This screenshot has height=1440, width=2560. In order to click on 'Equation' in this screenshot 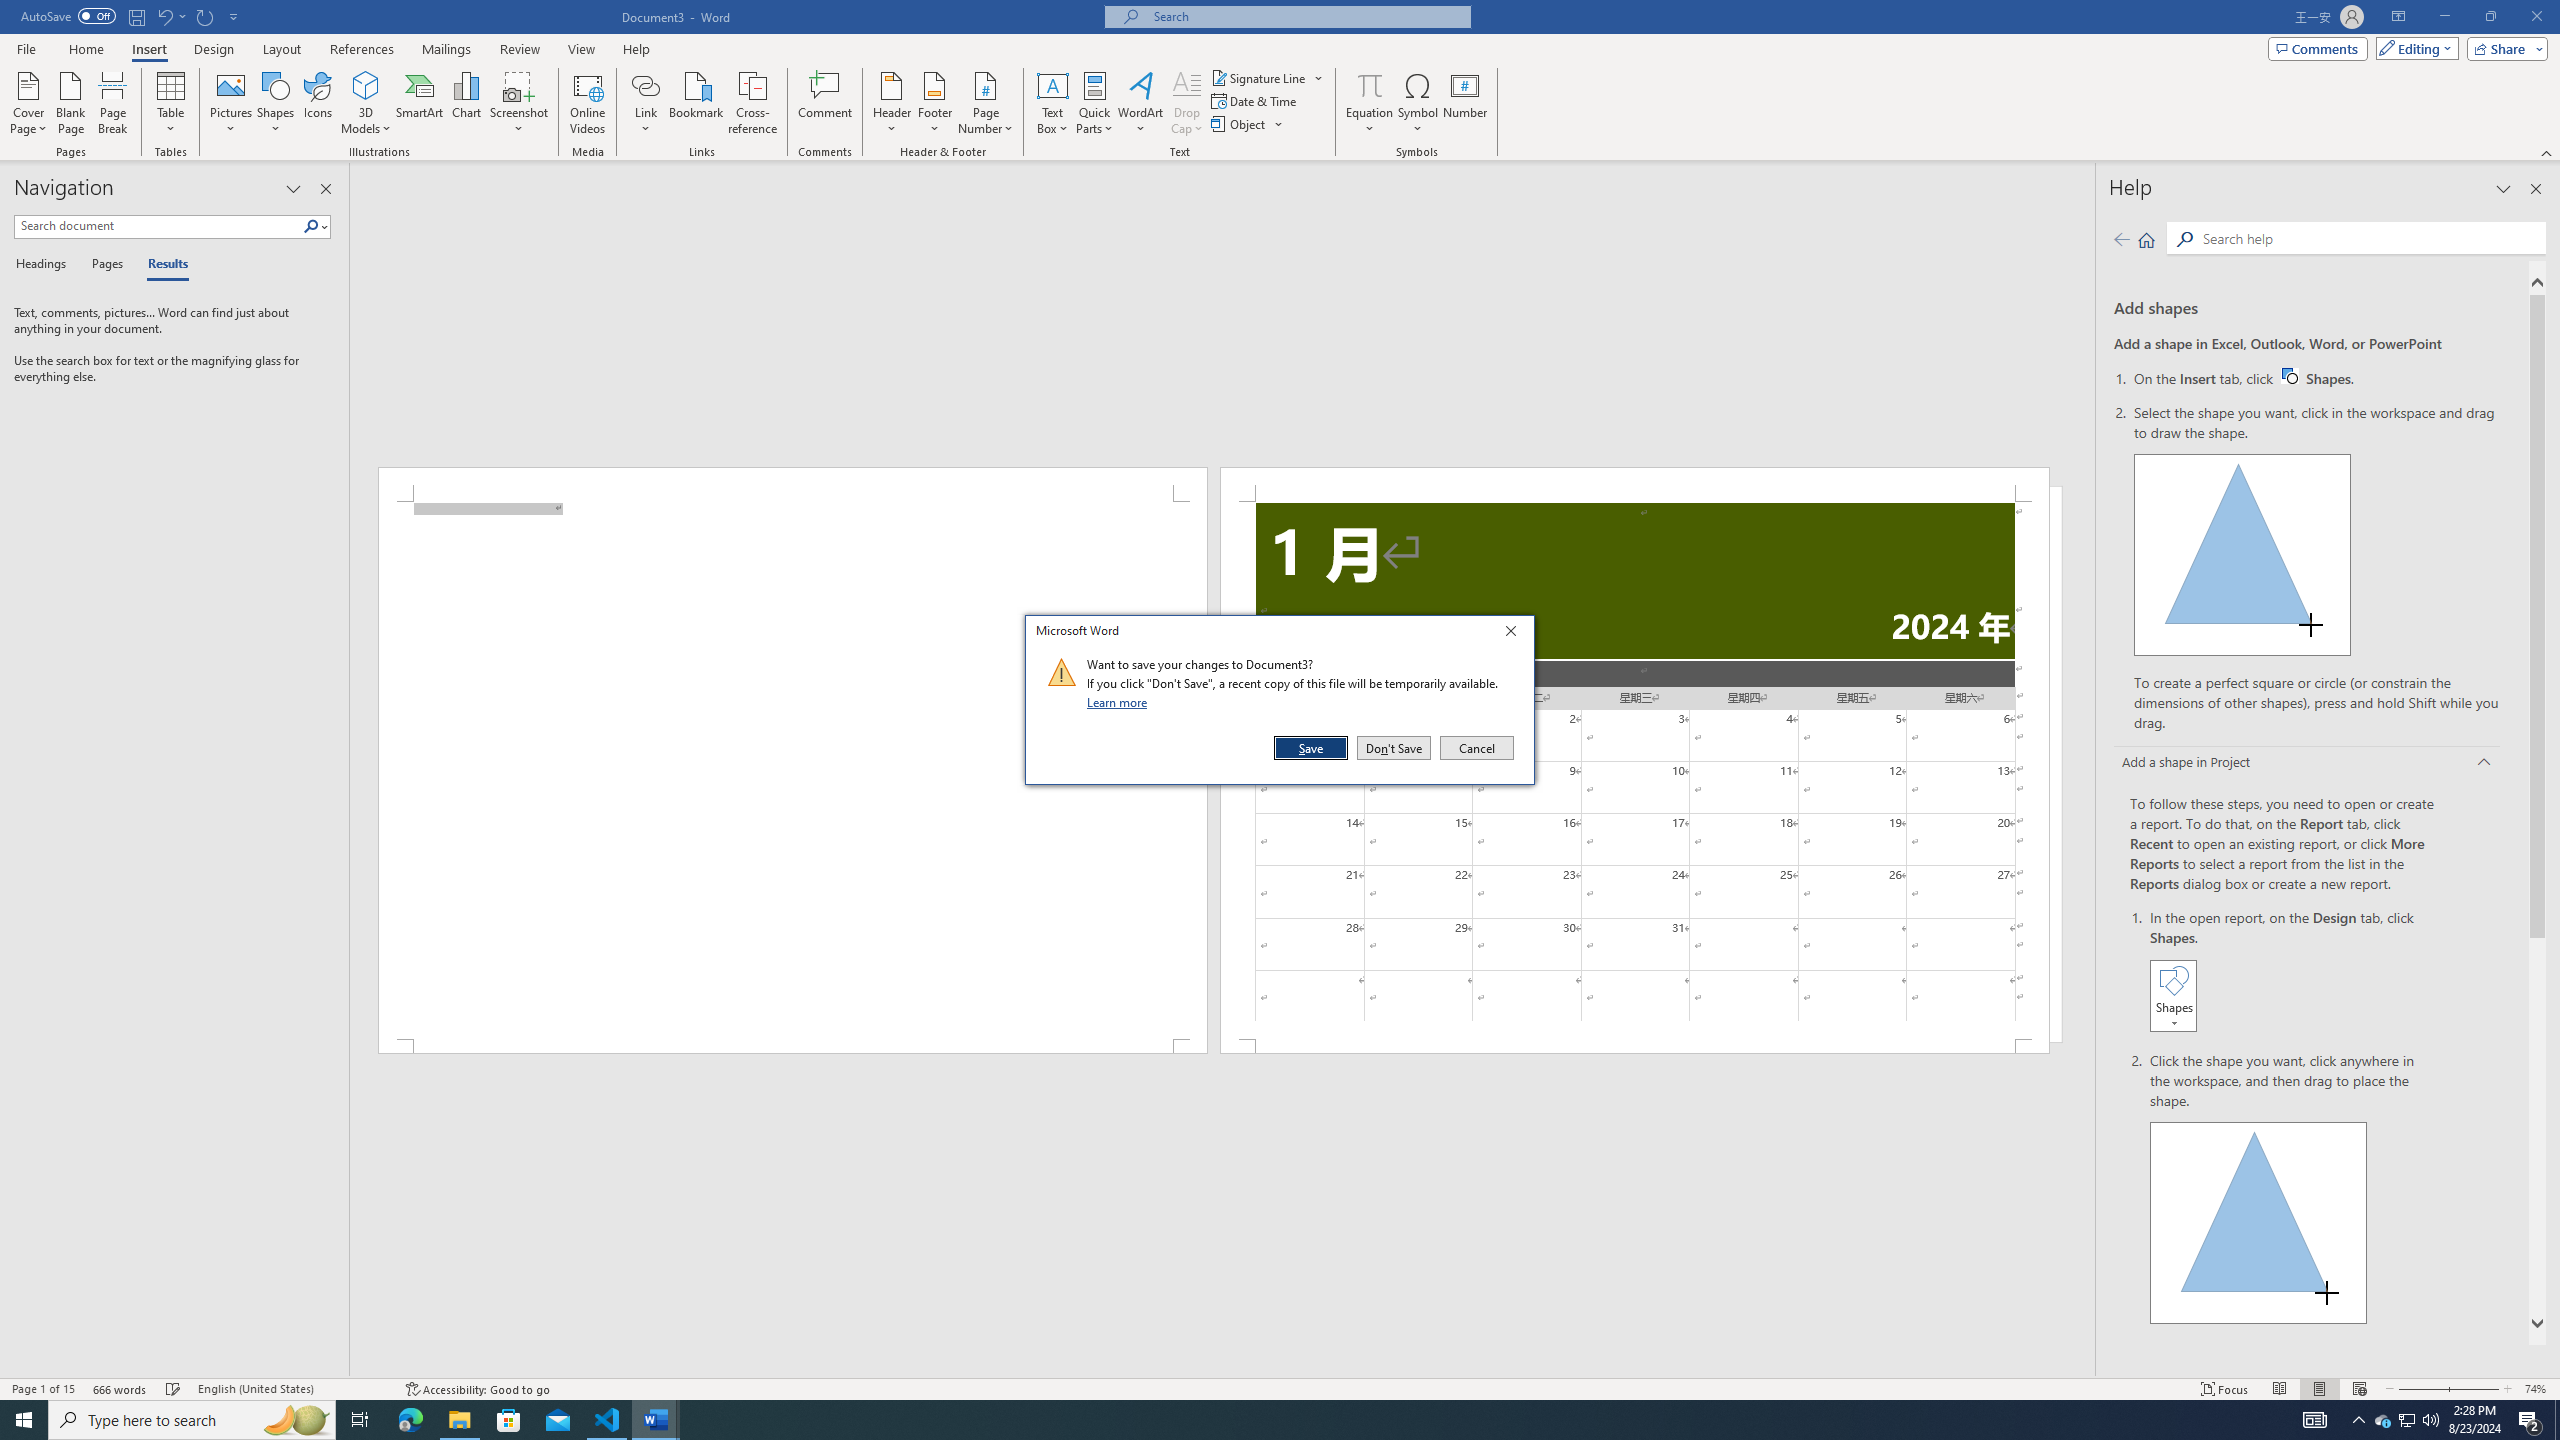, I will do `click(1369, 103)`.